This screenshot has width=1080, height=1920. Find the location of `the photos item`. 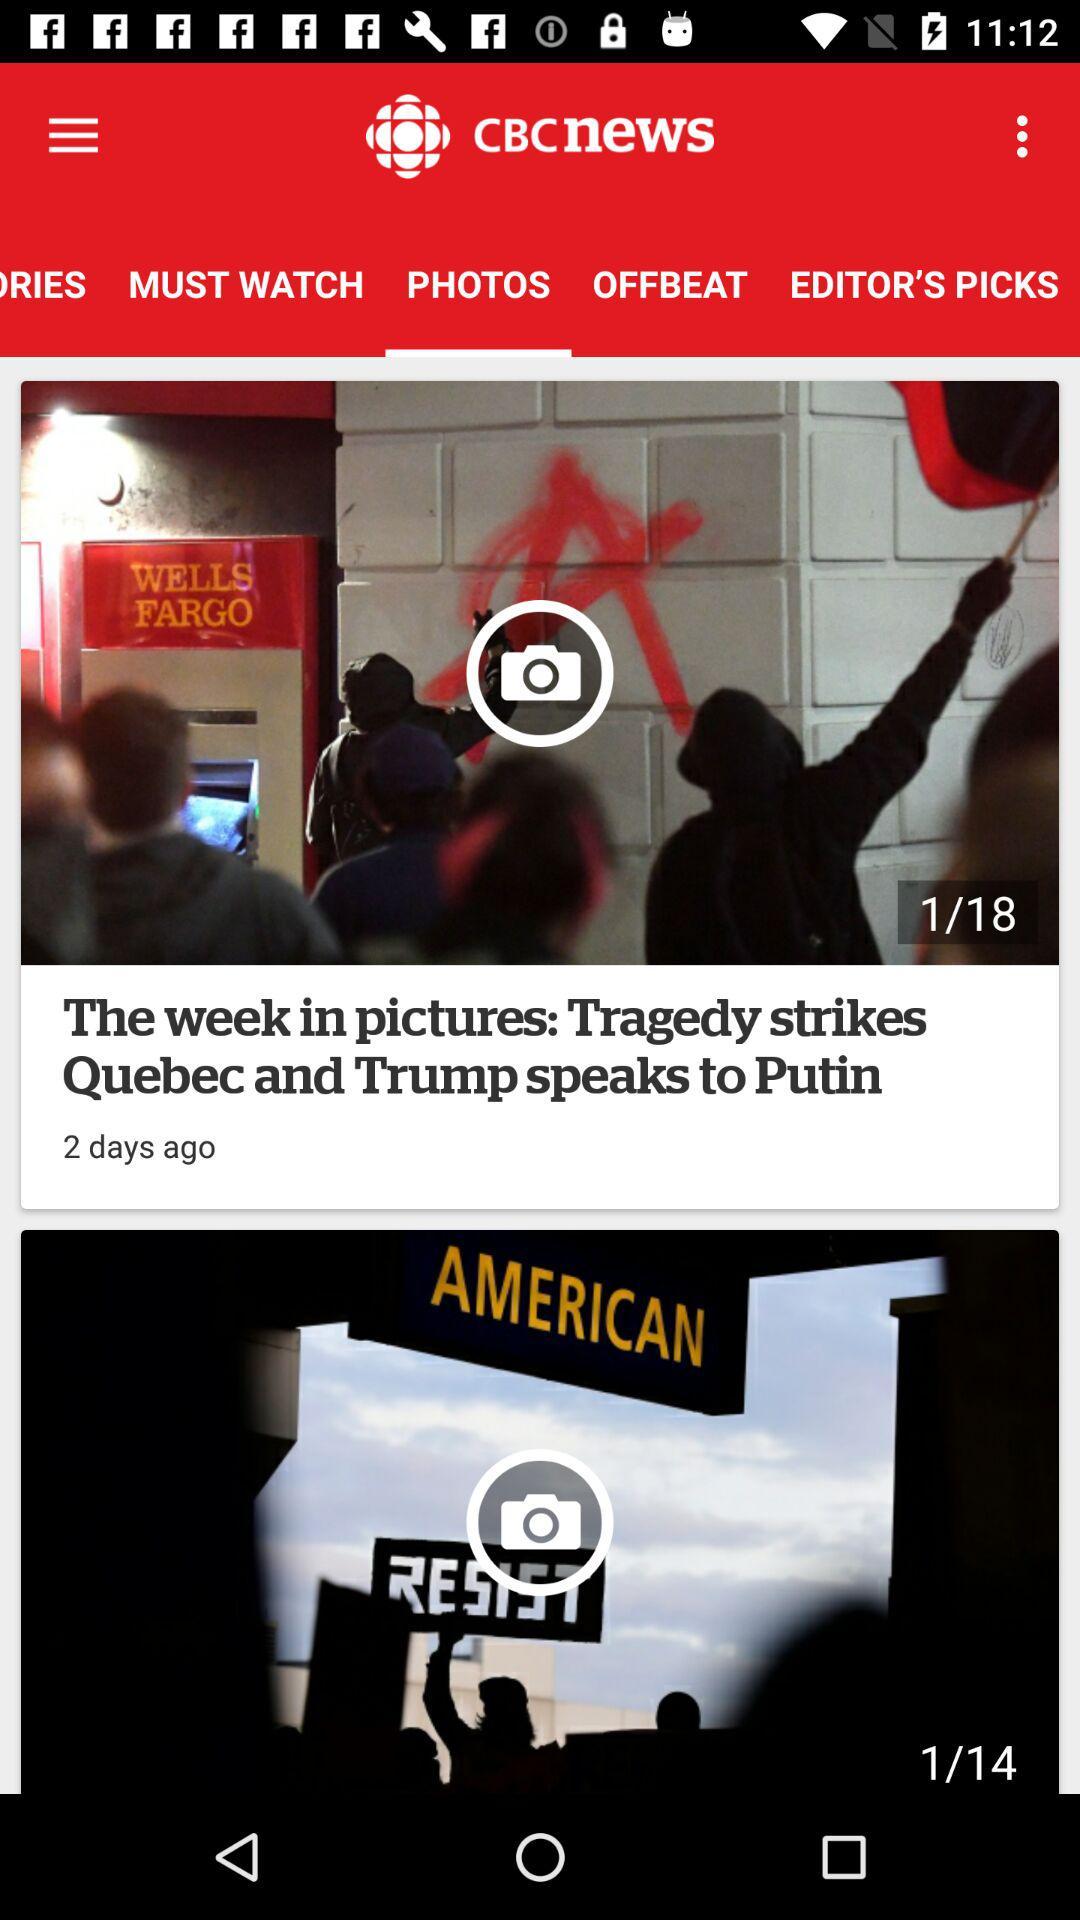

the photos item is located at coordinates (478, 282).